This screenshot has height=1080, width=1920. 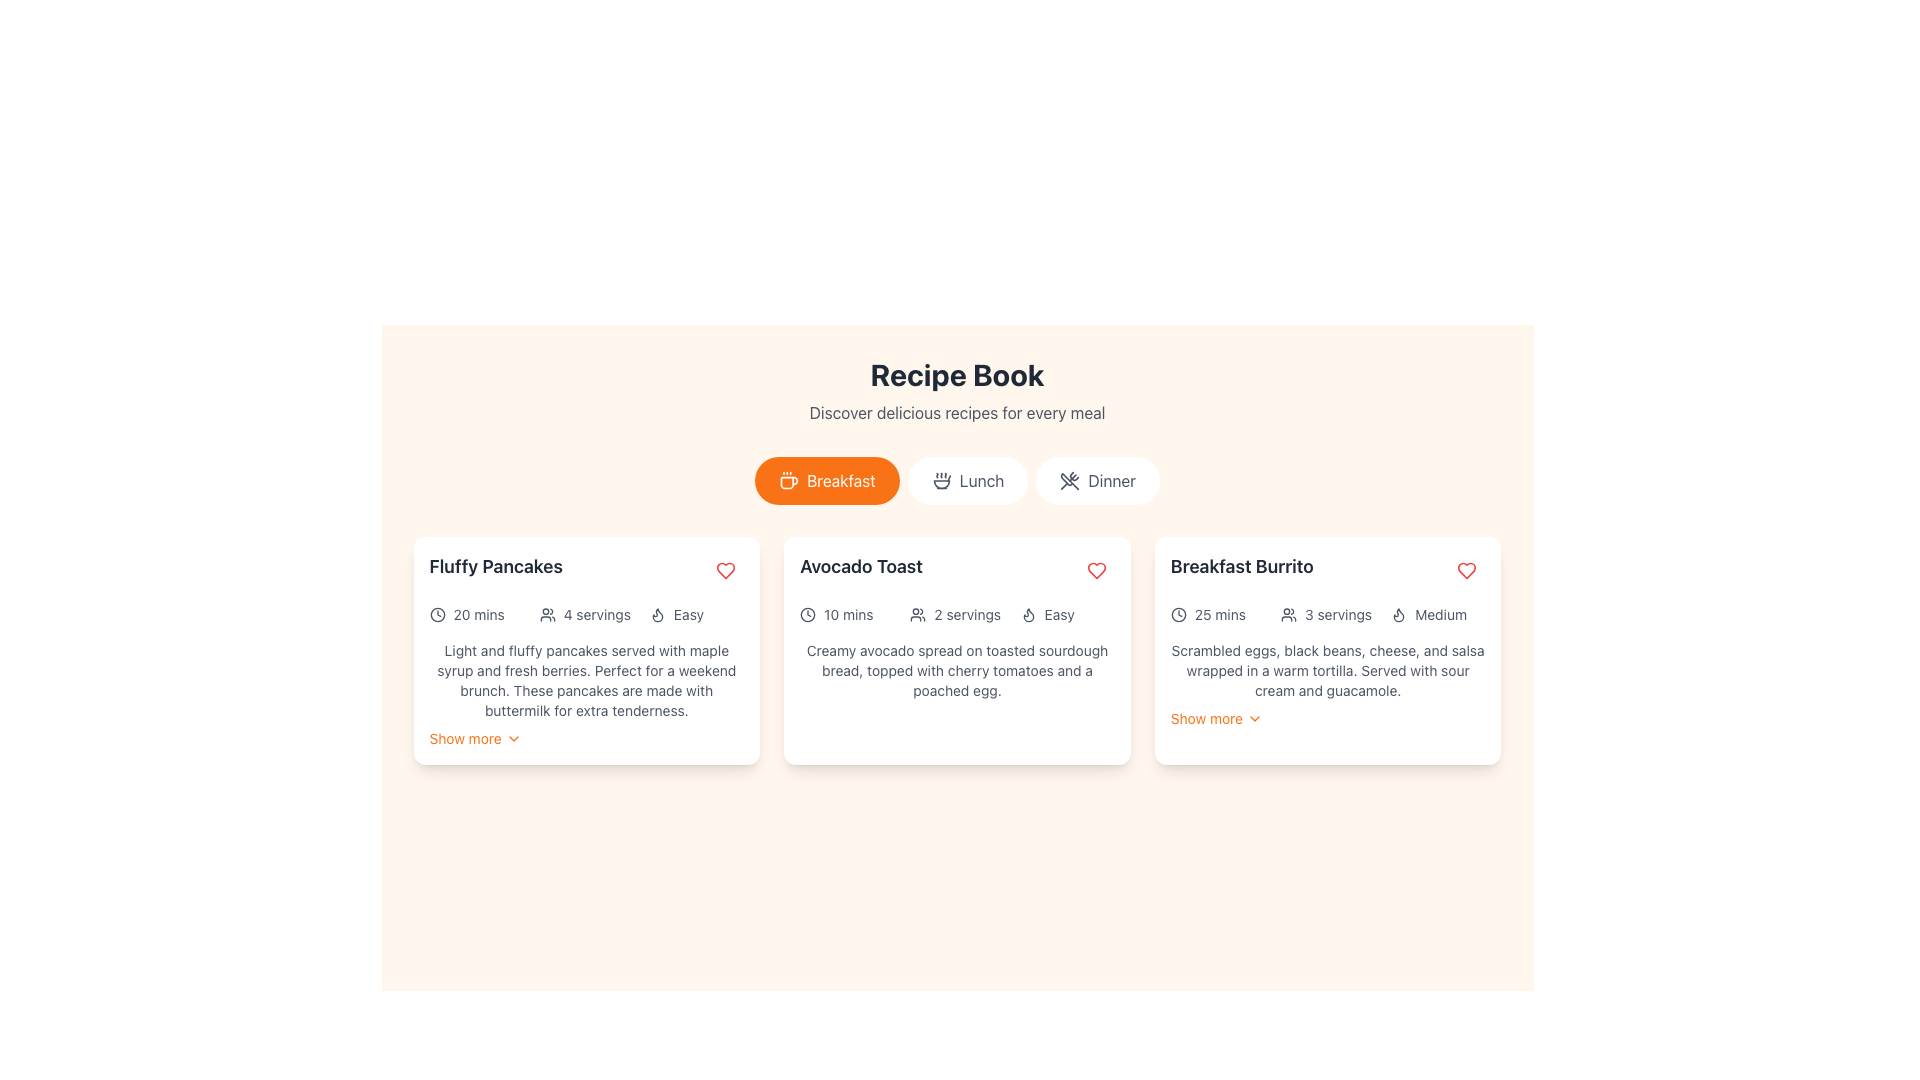 I want to click on the 'Dinner' category button label, so click(x=1111, y=481).